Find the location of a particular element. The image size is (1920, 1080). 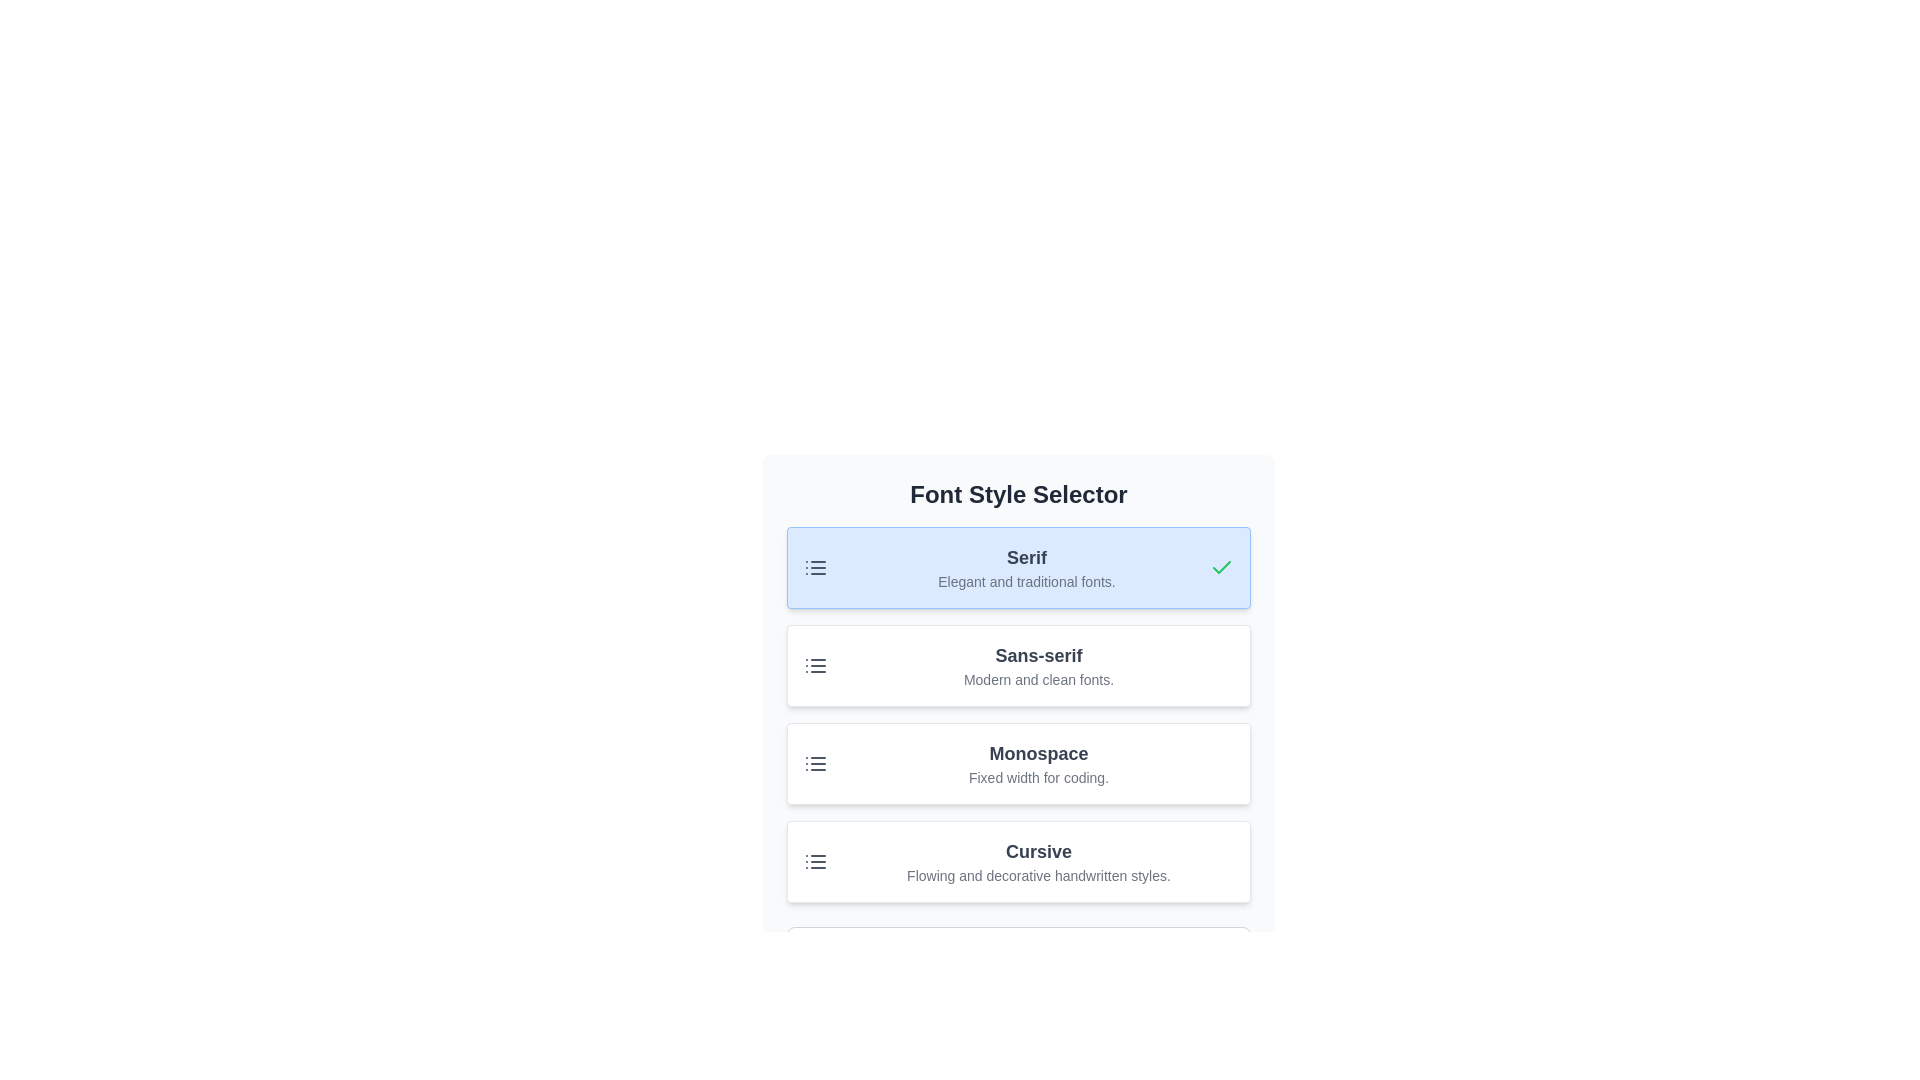

the text display block labeled 'Cursive' in the font style selector is located at coordinates (1038, 860).